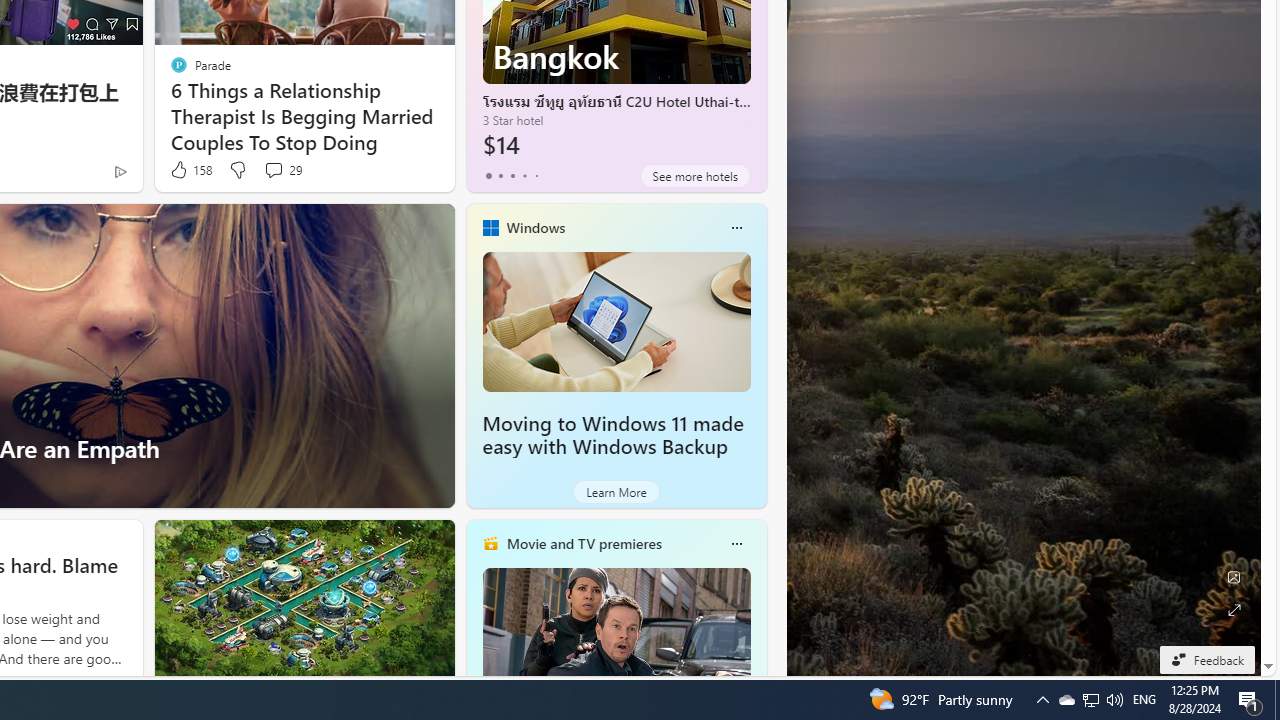 Image resolution: width=1280 pixels, height=720 pixels. What do you see at coordinates (1232, 609) in the screenshot?
I see `'Expand background'` at bounding box center [1232, 609].